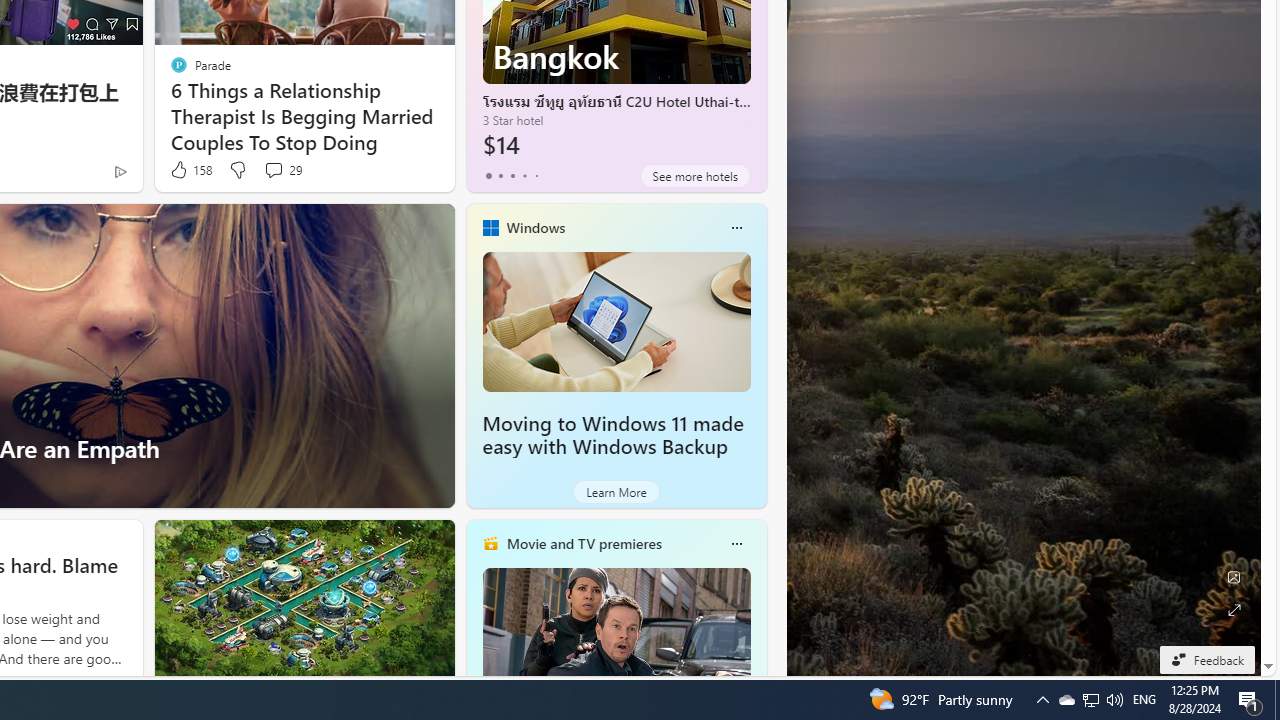 Image resolution: width=1280 pixels, height=720 pixels. What do you see at coordinates (1232, 609) in the screenshot?
I see `'Expand background'` at bounding box center [1232, 609].